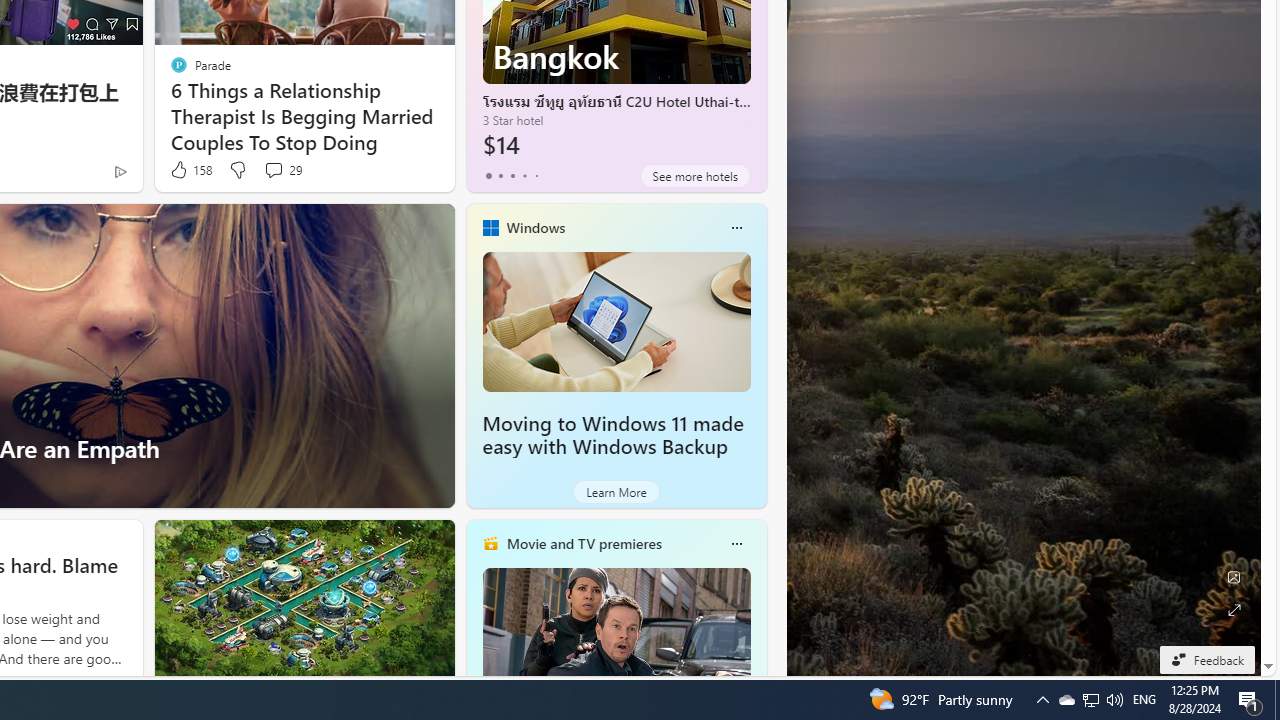 Image resolution: width=1280 pixels, height=720 pixels. What do you see at coordinates (1232, 609) in the screenshot?
I see `'Expand background'` at bounding box center [1232, 609].